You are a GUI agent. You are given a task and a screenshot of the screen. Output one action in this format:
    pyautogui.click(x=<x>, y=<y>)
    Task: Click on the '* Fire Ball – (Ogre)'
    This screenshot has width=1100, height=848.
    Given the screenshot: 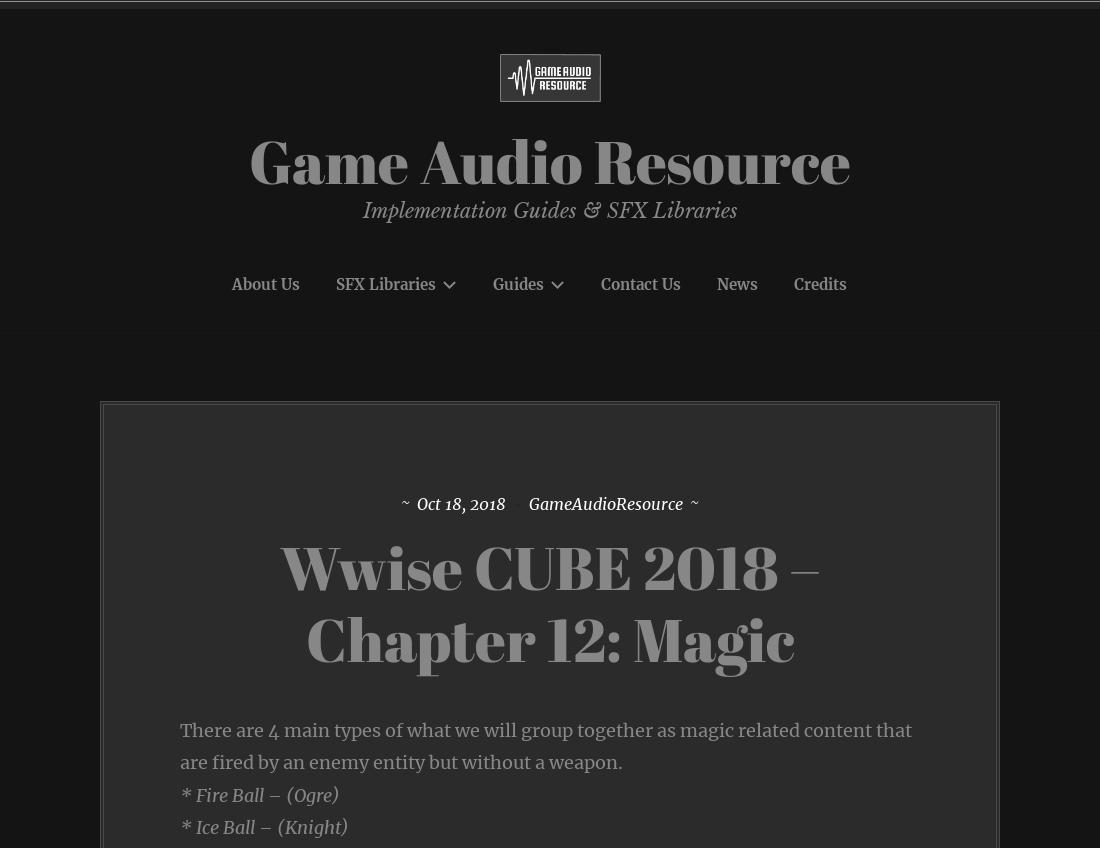 What is the action you would take?
    pyautogui.click(x=260, y=793)
    